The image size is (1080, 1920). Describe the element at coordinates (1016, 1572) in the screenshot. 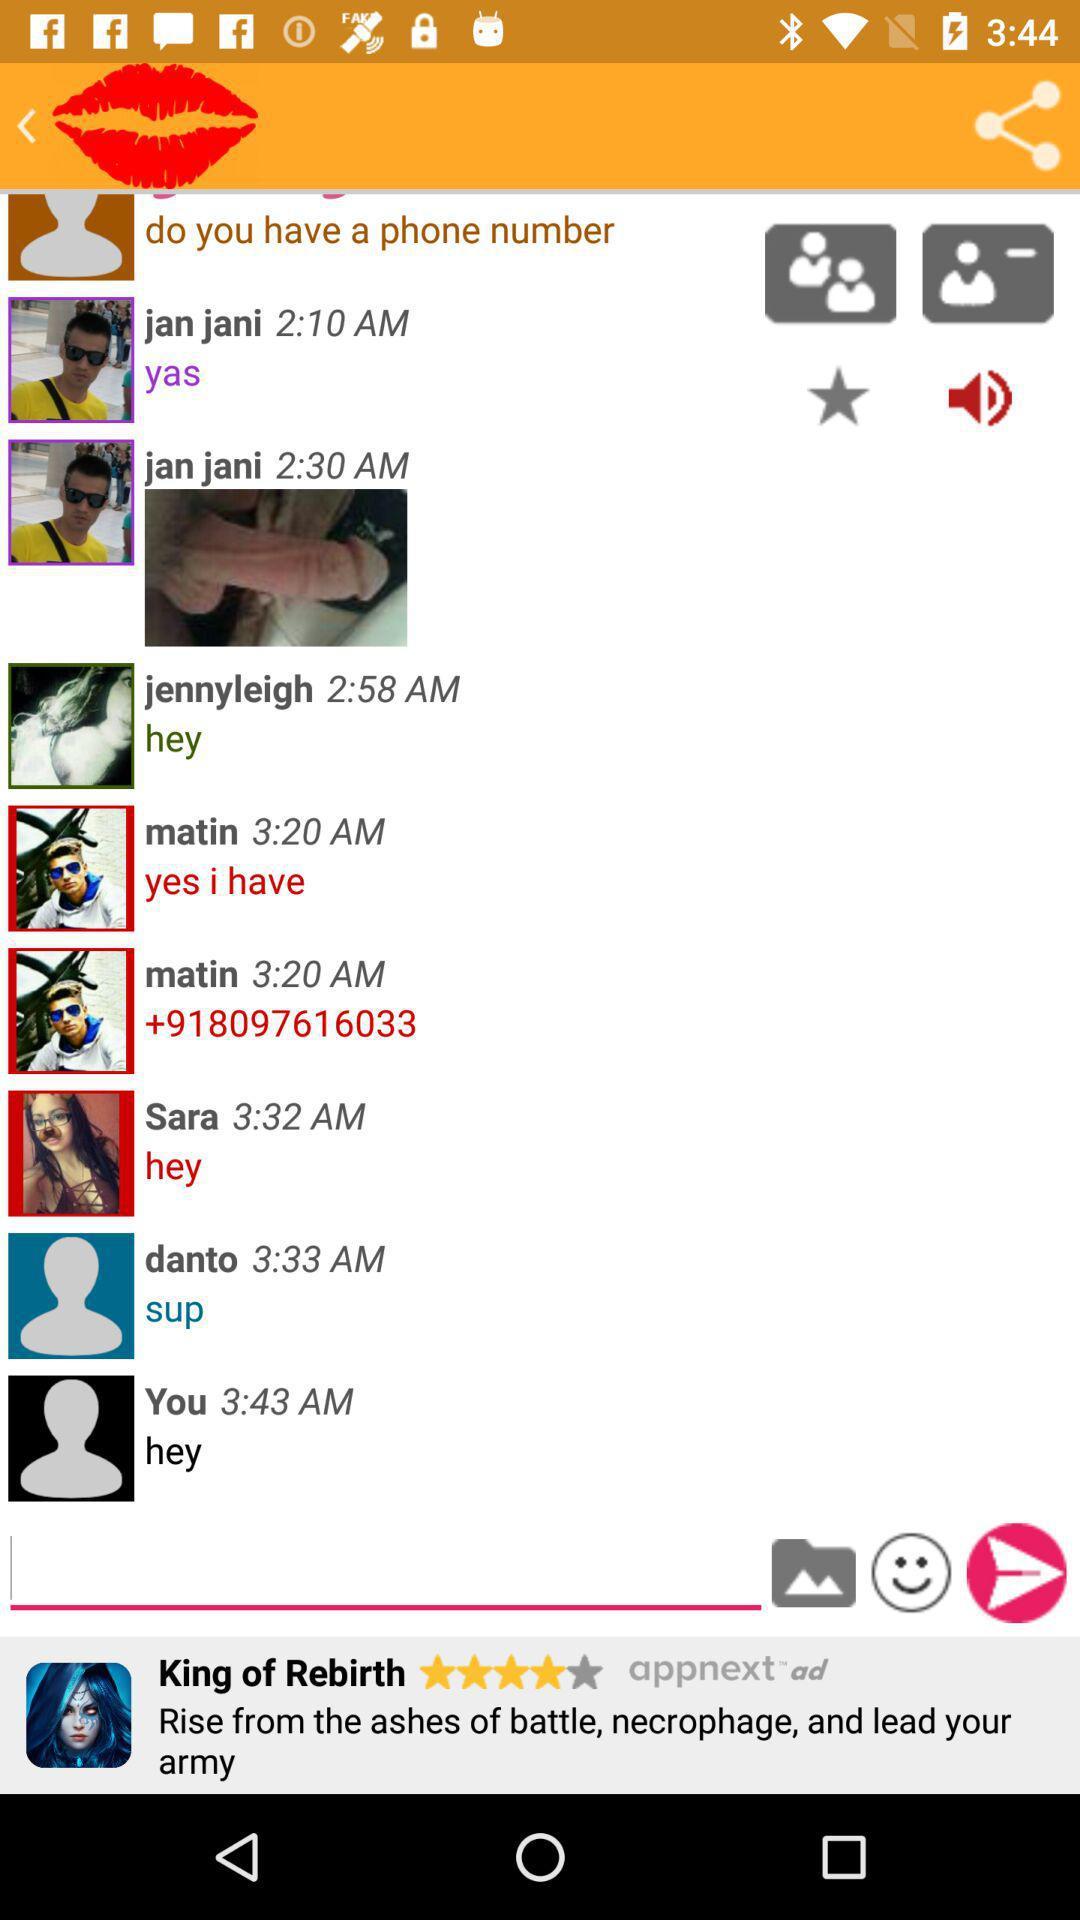

I see `send message` at that location.